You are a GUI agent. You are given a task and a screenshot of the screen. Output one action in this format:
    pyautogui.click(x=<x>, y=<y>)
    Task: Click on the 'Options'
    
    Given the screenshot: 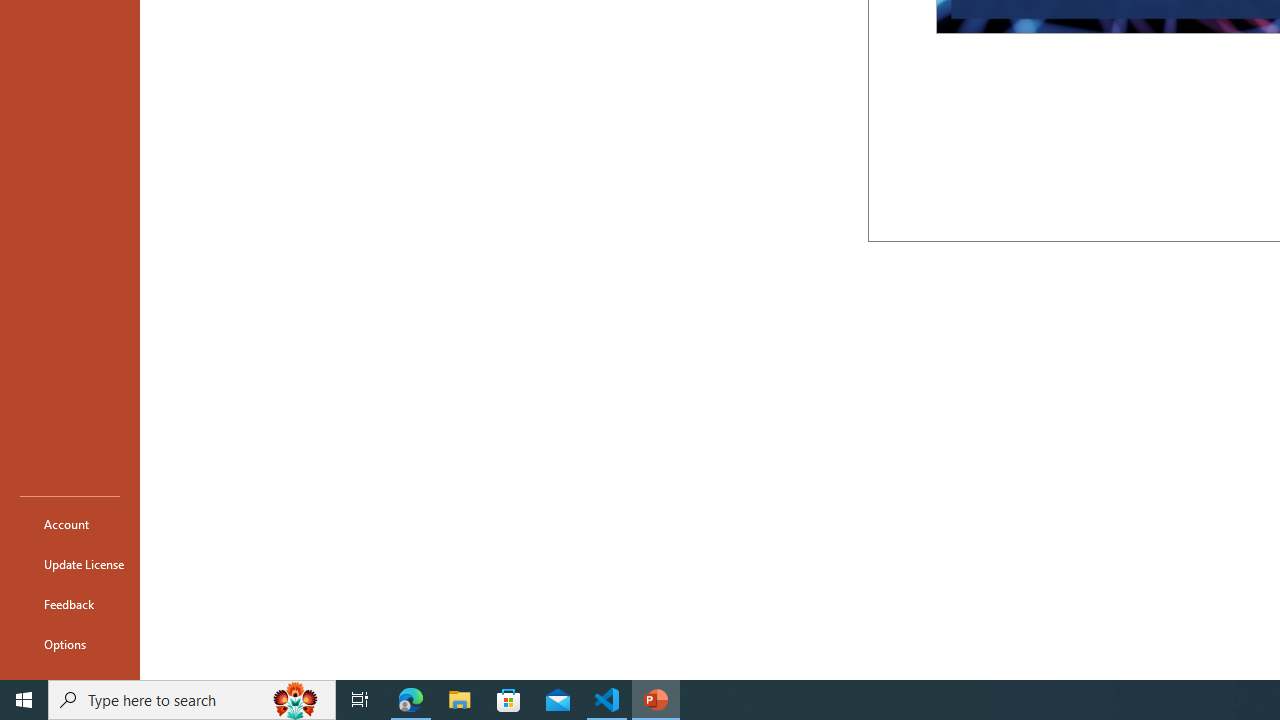 What is the action you would take?
    pyautogui.click(x=69, y=644)
    